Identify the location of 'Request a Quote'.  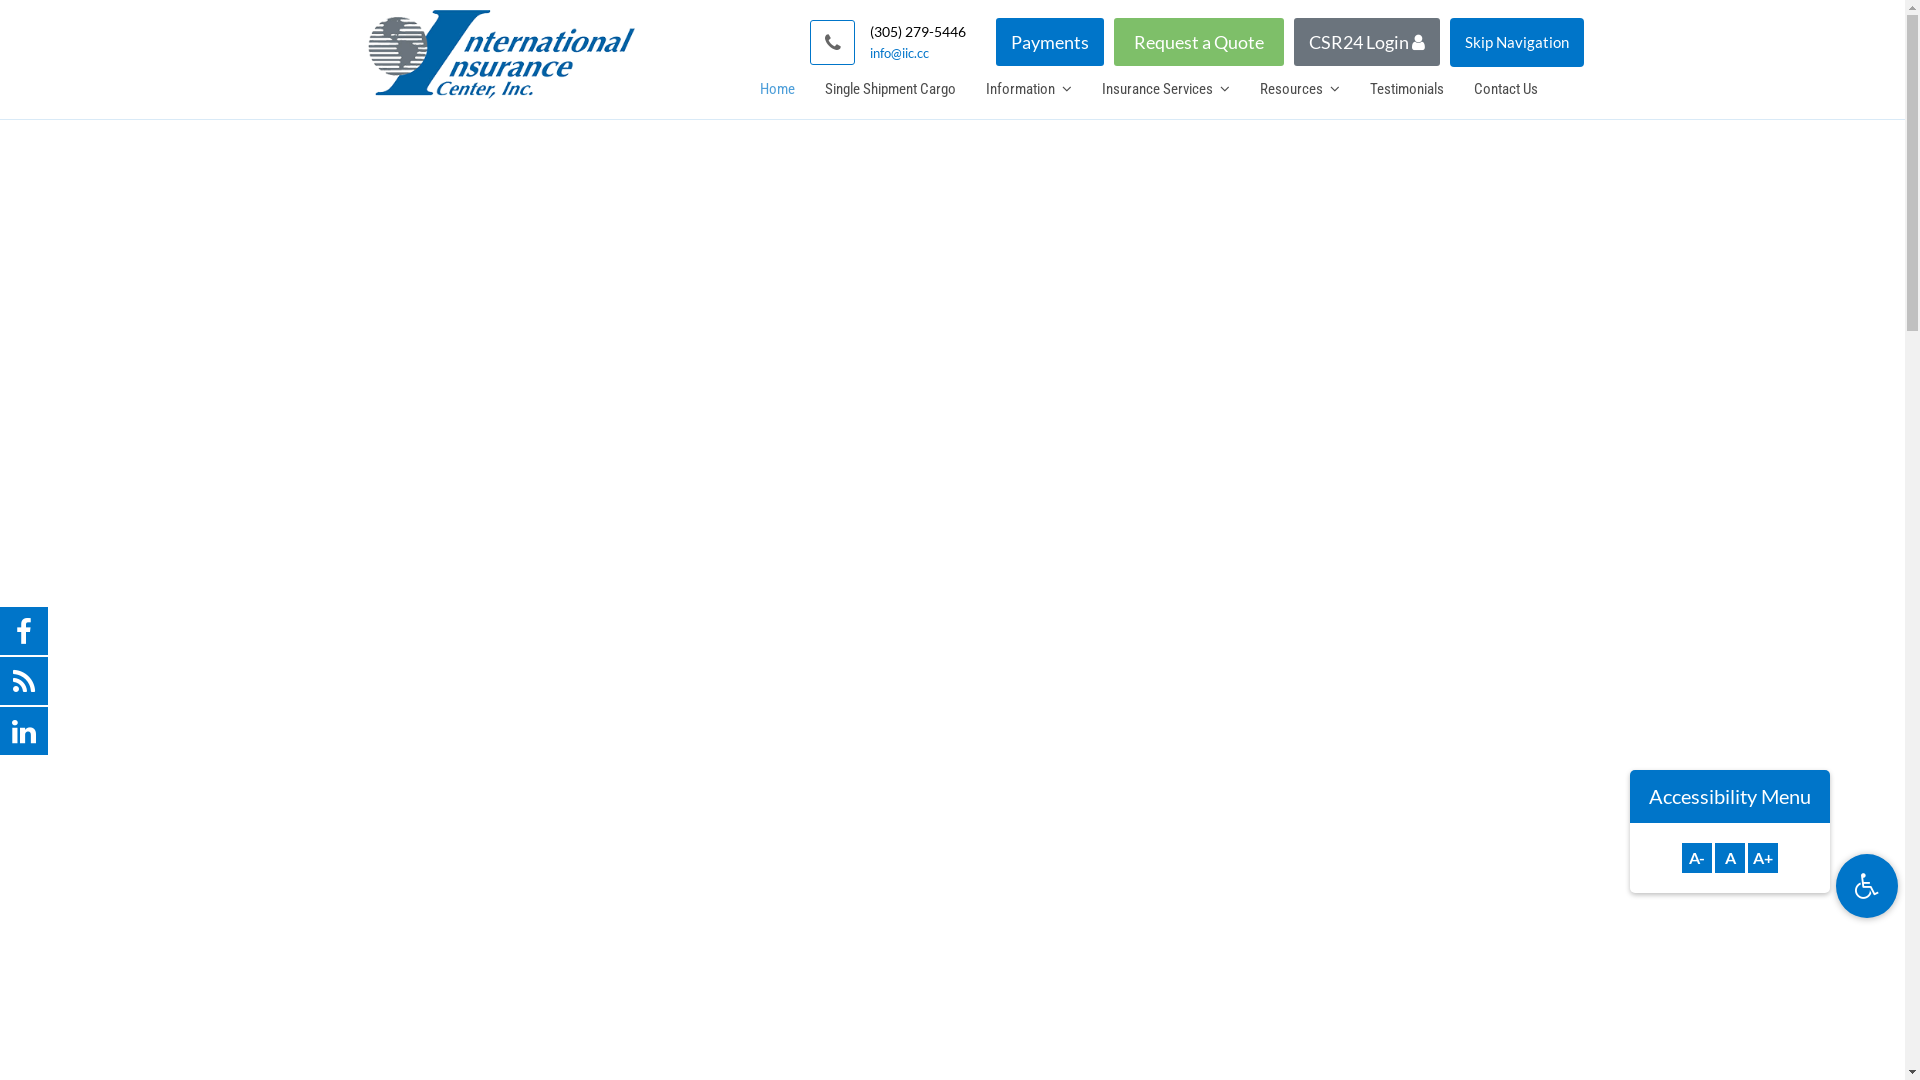
(1199, 42).